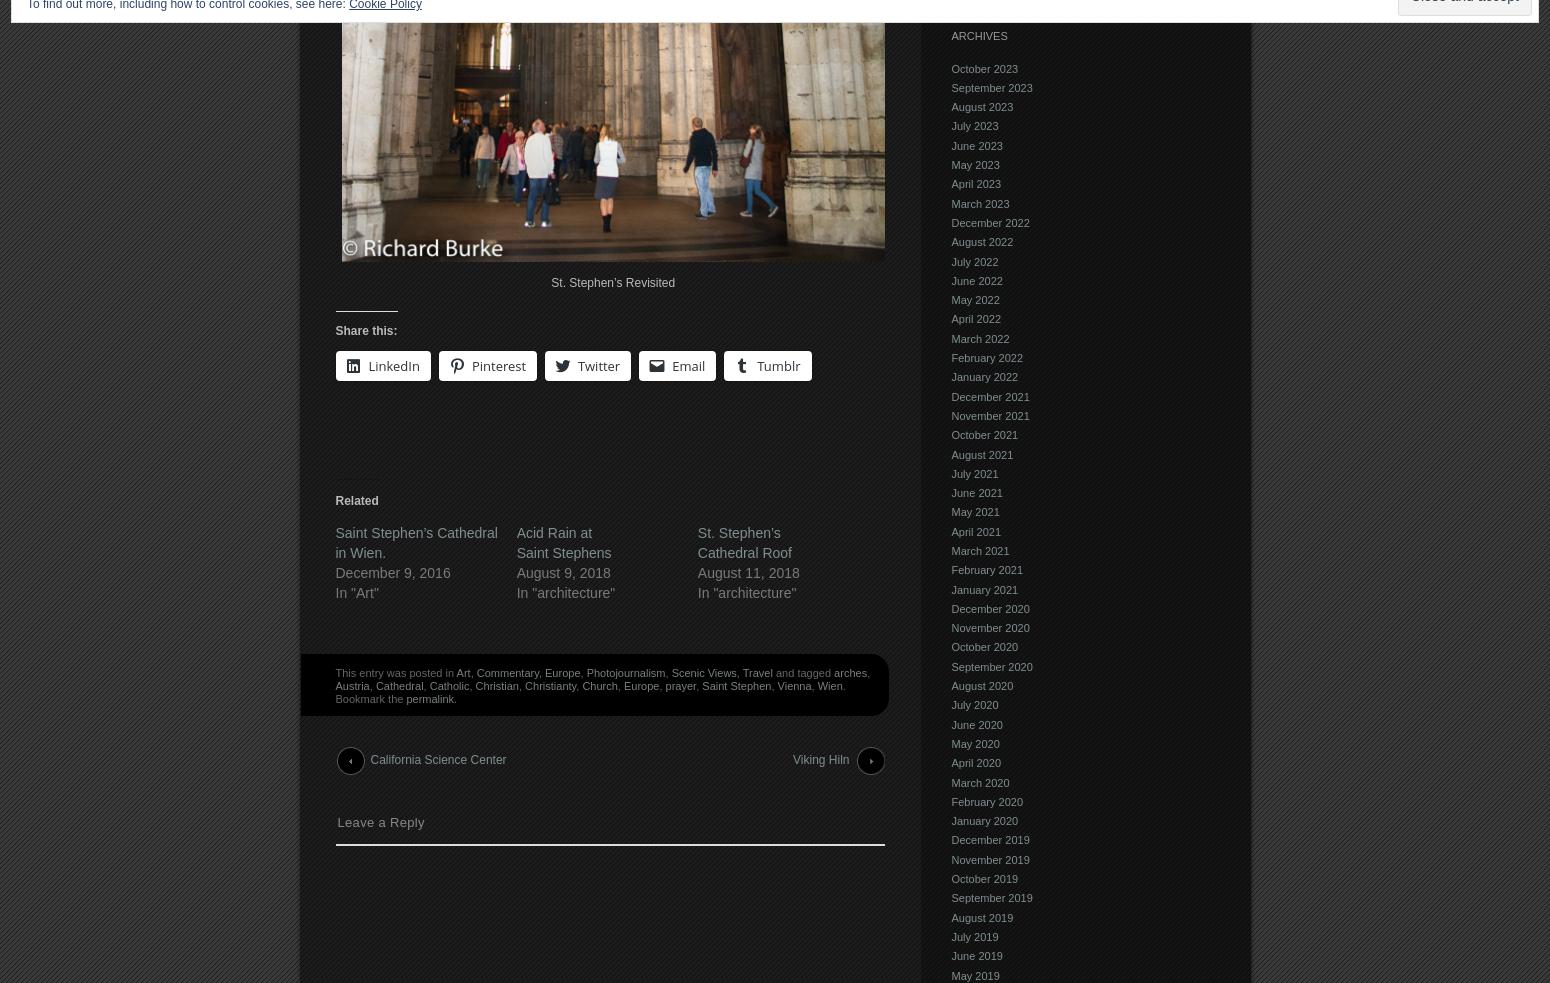  Describe the element at coordinates (977, 33) in the screenshot. I see `'Archives'` at that location.